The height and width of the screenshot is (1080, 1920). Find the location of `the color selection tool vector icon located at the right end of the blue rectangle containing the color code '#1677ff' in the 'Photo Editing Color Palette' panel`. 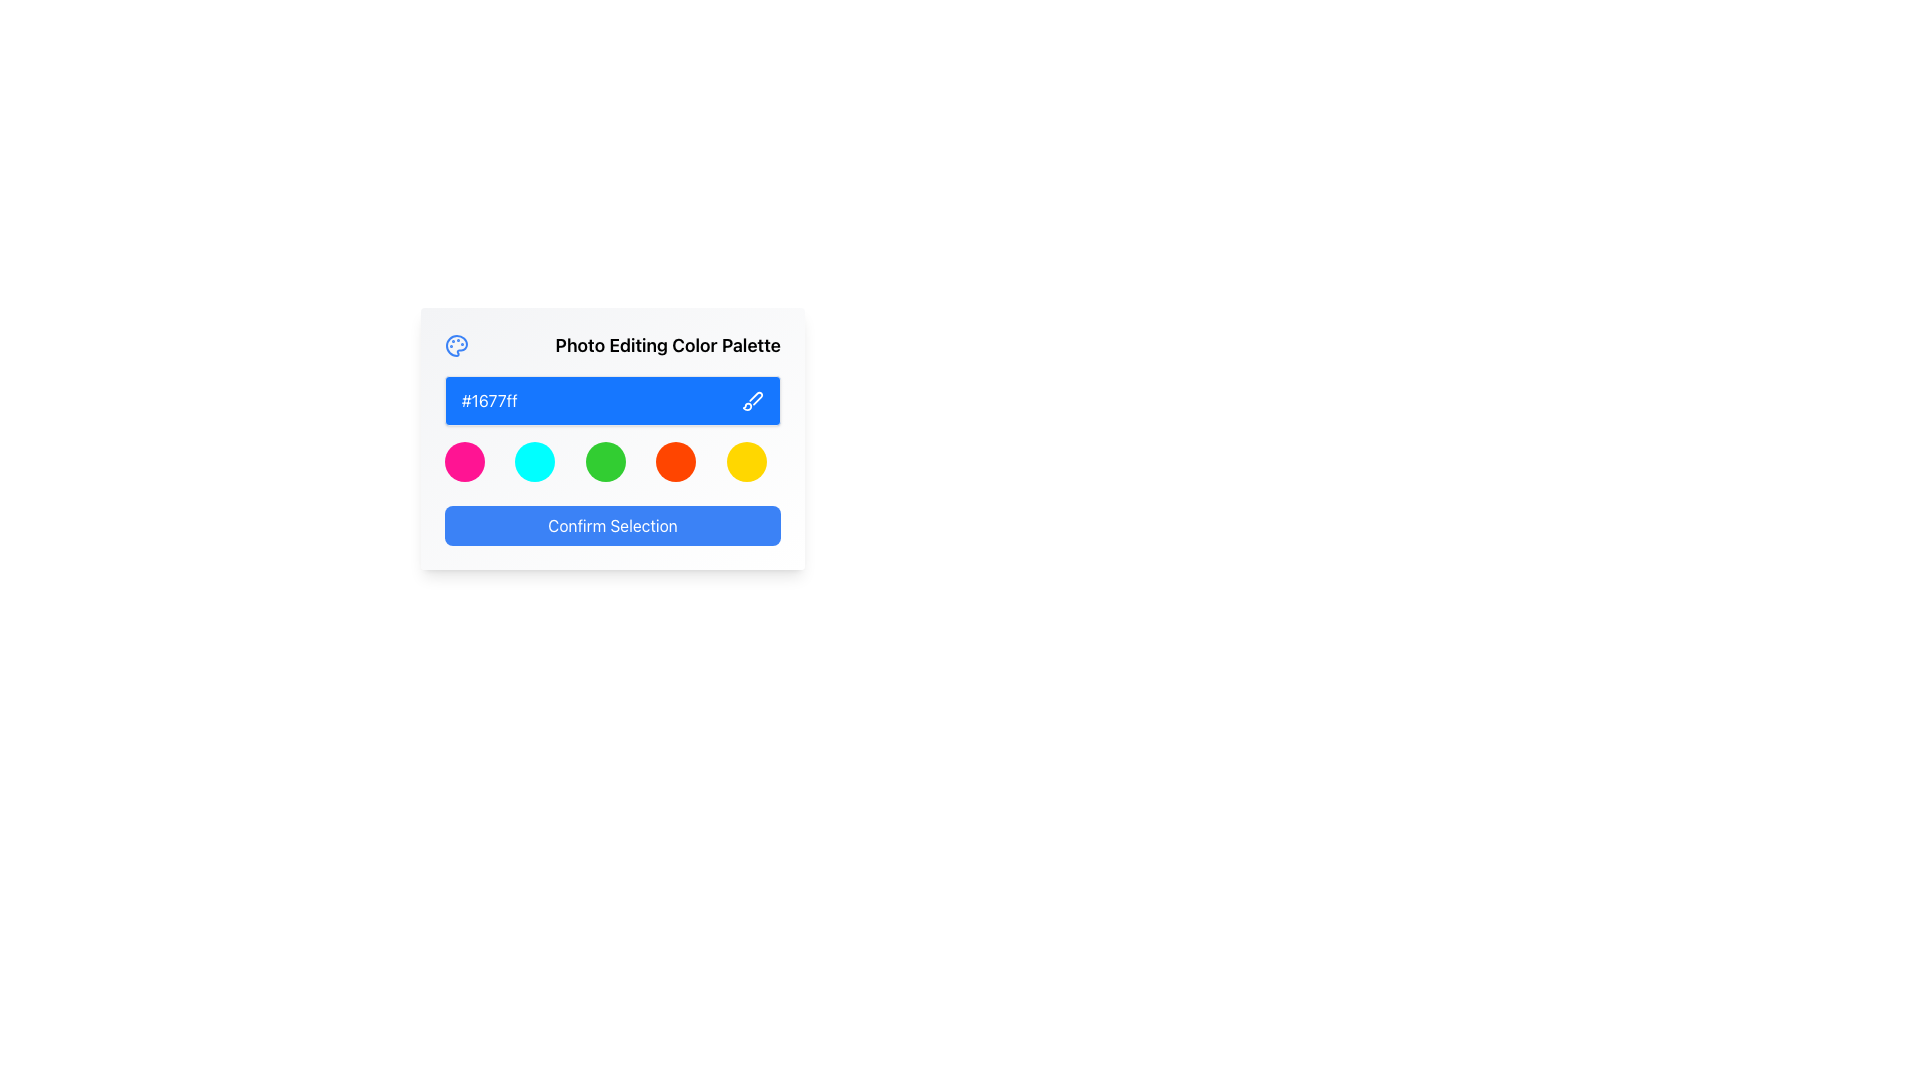

the color selection tool vector icon located at the right end of the blue rectangle containing the color code '#1677ff' in the 'Photo Editing Color Palette' panel is located at coordinates (752, 401).